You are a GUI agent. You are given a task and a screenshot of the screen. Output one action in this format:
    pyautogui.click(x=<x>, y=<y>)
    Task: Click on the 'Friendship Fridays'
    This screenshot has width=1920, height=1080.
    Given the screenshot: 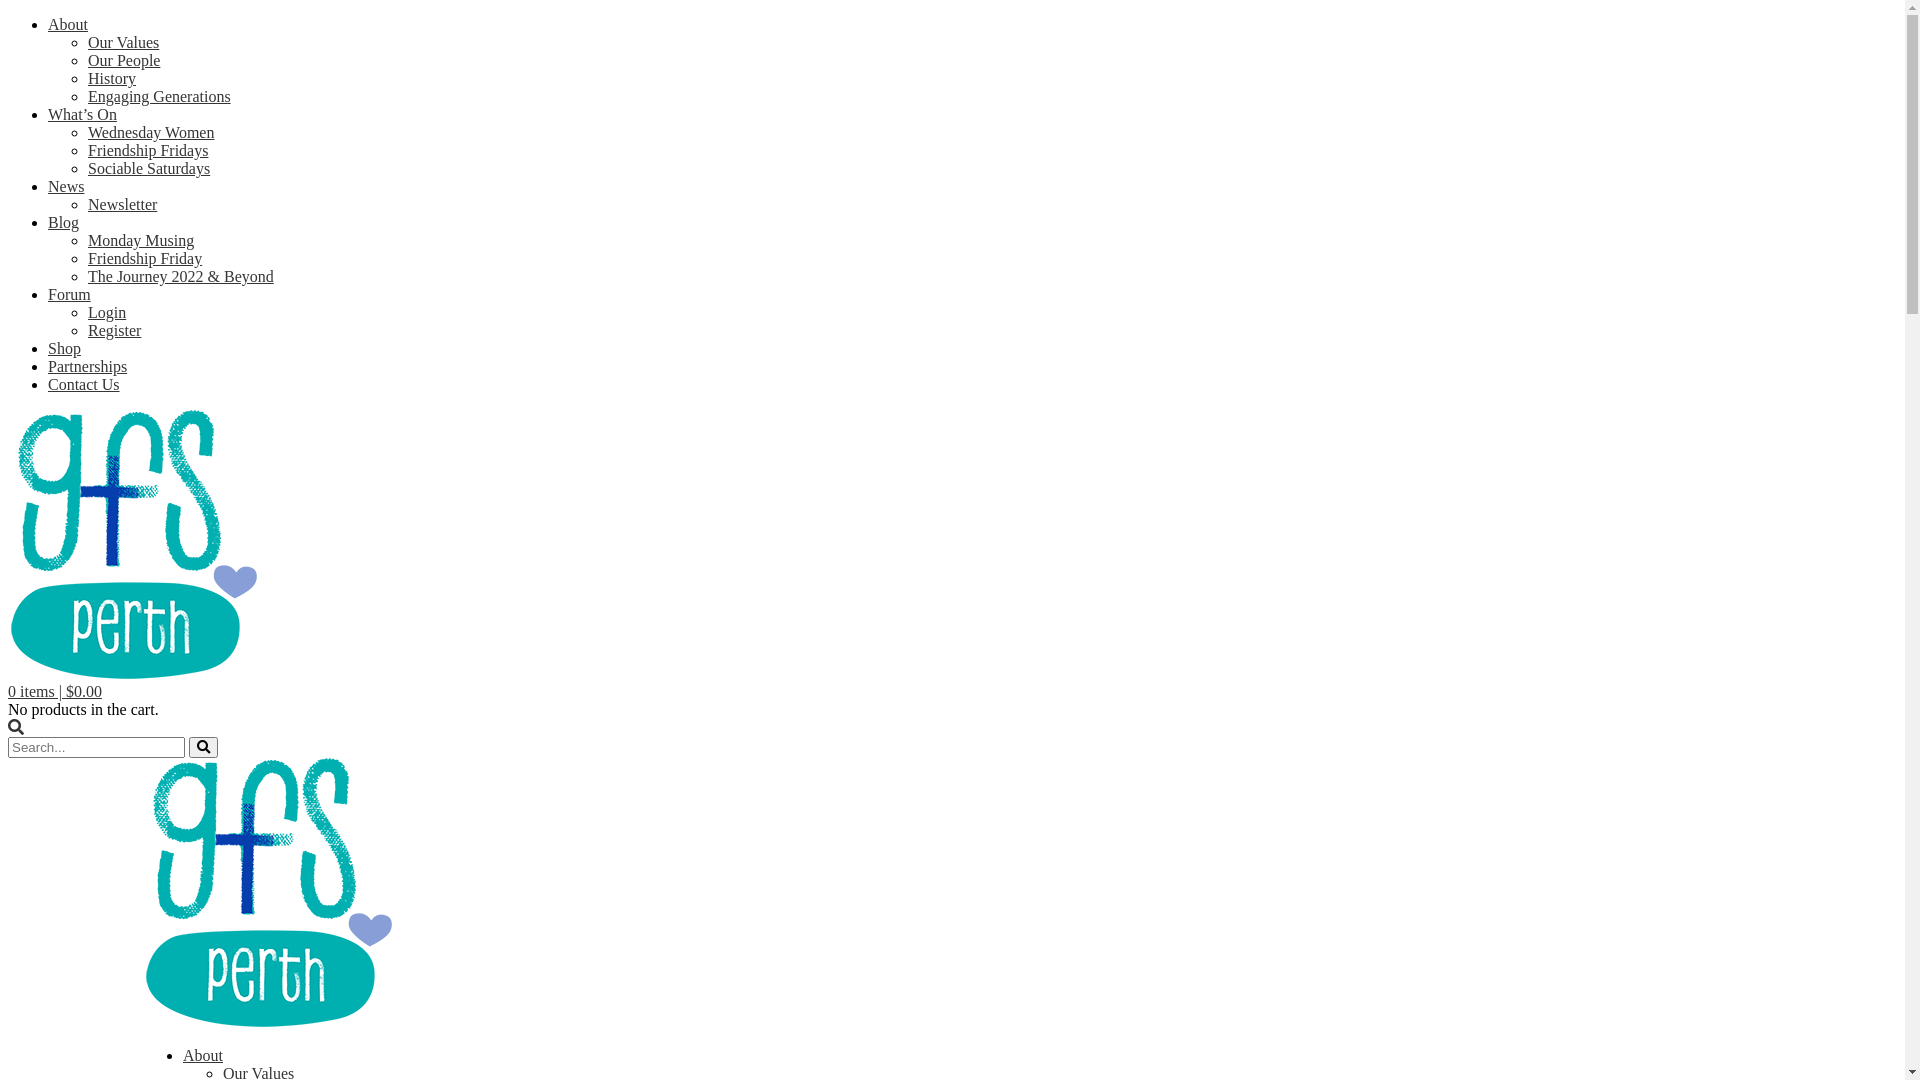 What is the action you would take?
    pyautogui.click(x=147, y=149)
    